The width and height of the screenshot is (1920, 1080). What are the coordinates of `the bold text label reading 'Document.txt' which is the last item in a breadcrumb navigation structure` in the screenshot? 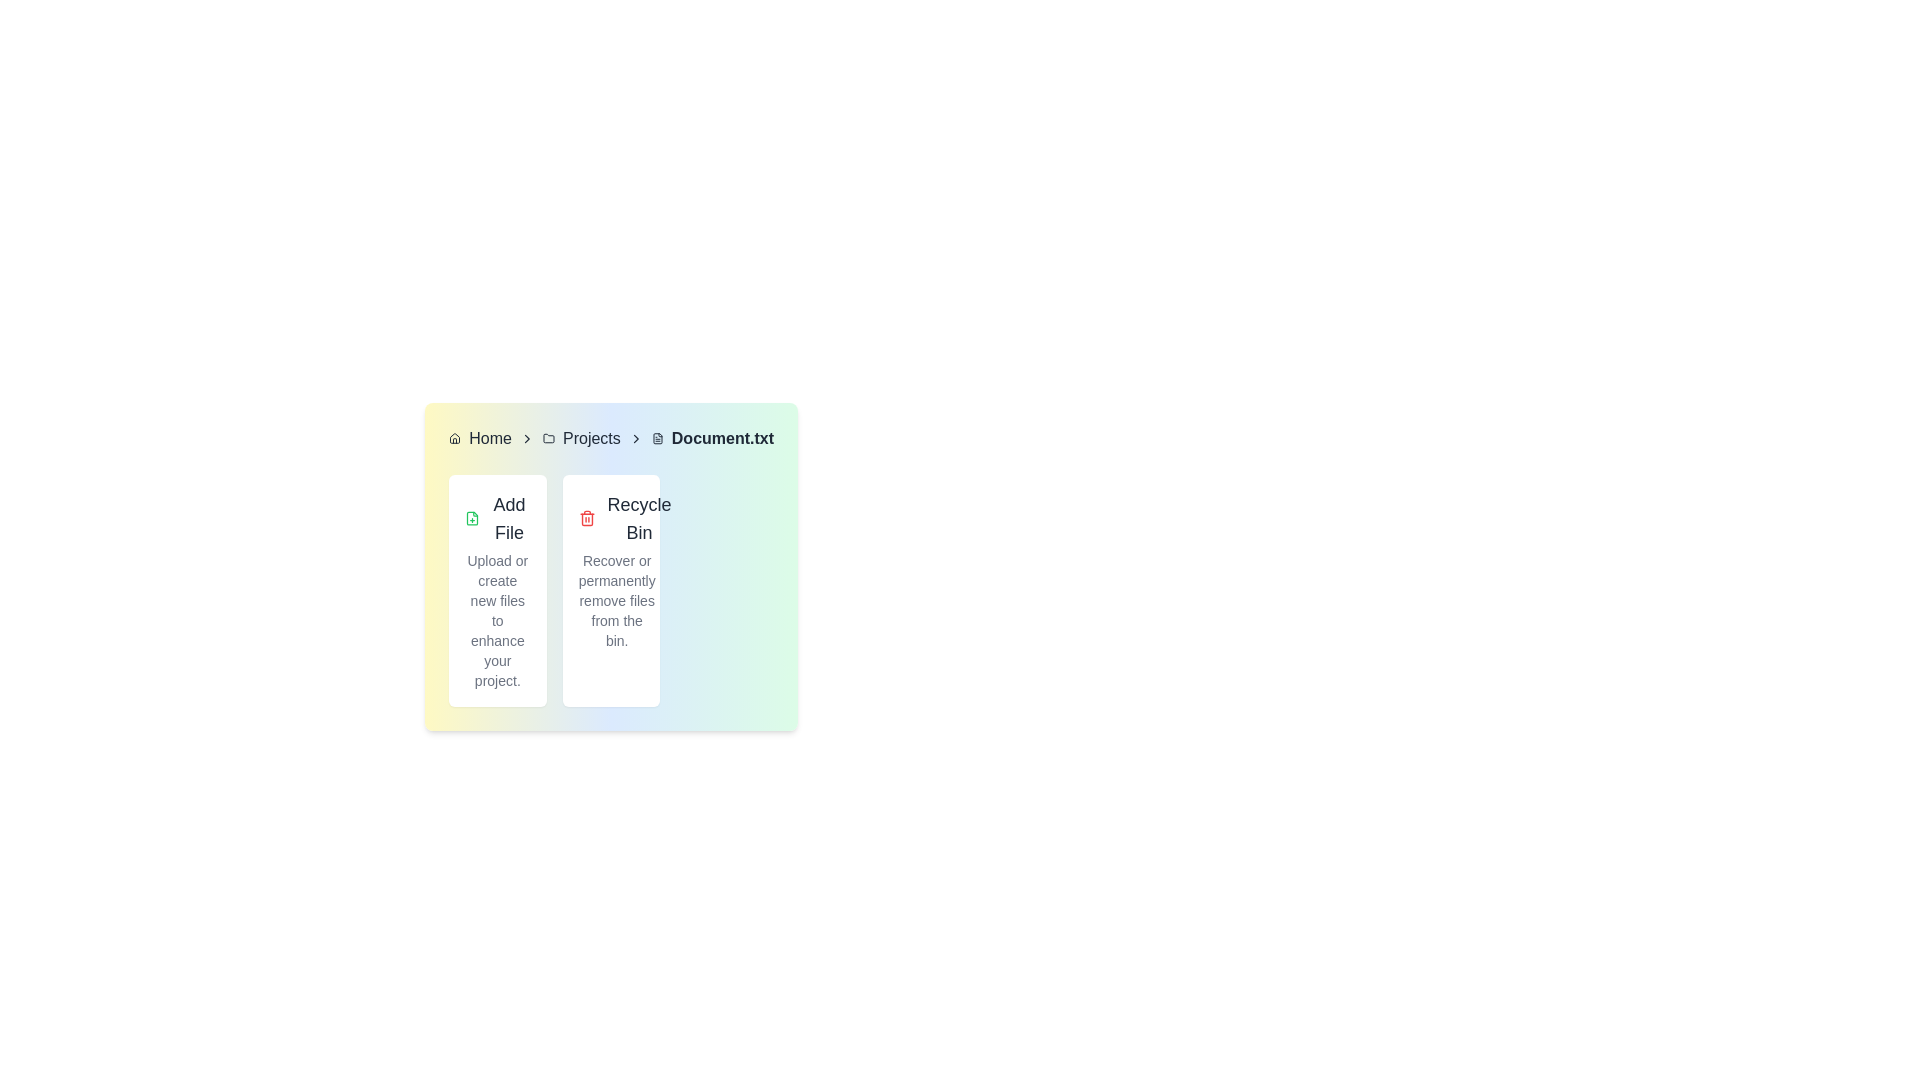 It's located at (721, 438).